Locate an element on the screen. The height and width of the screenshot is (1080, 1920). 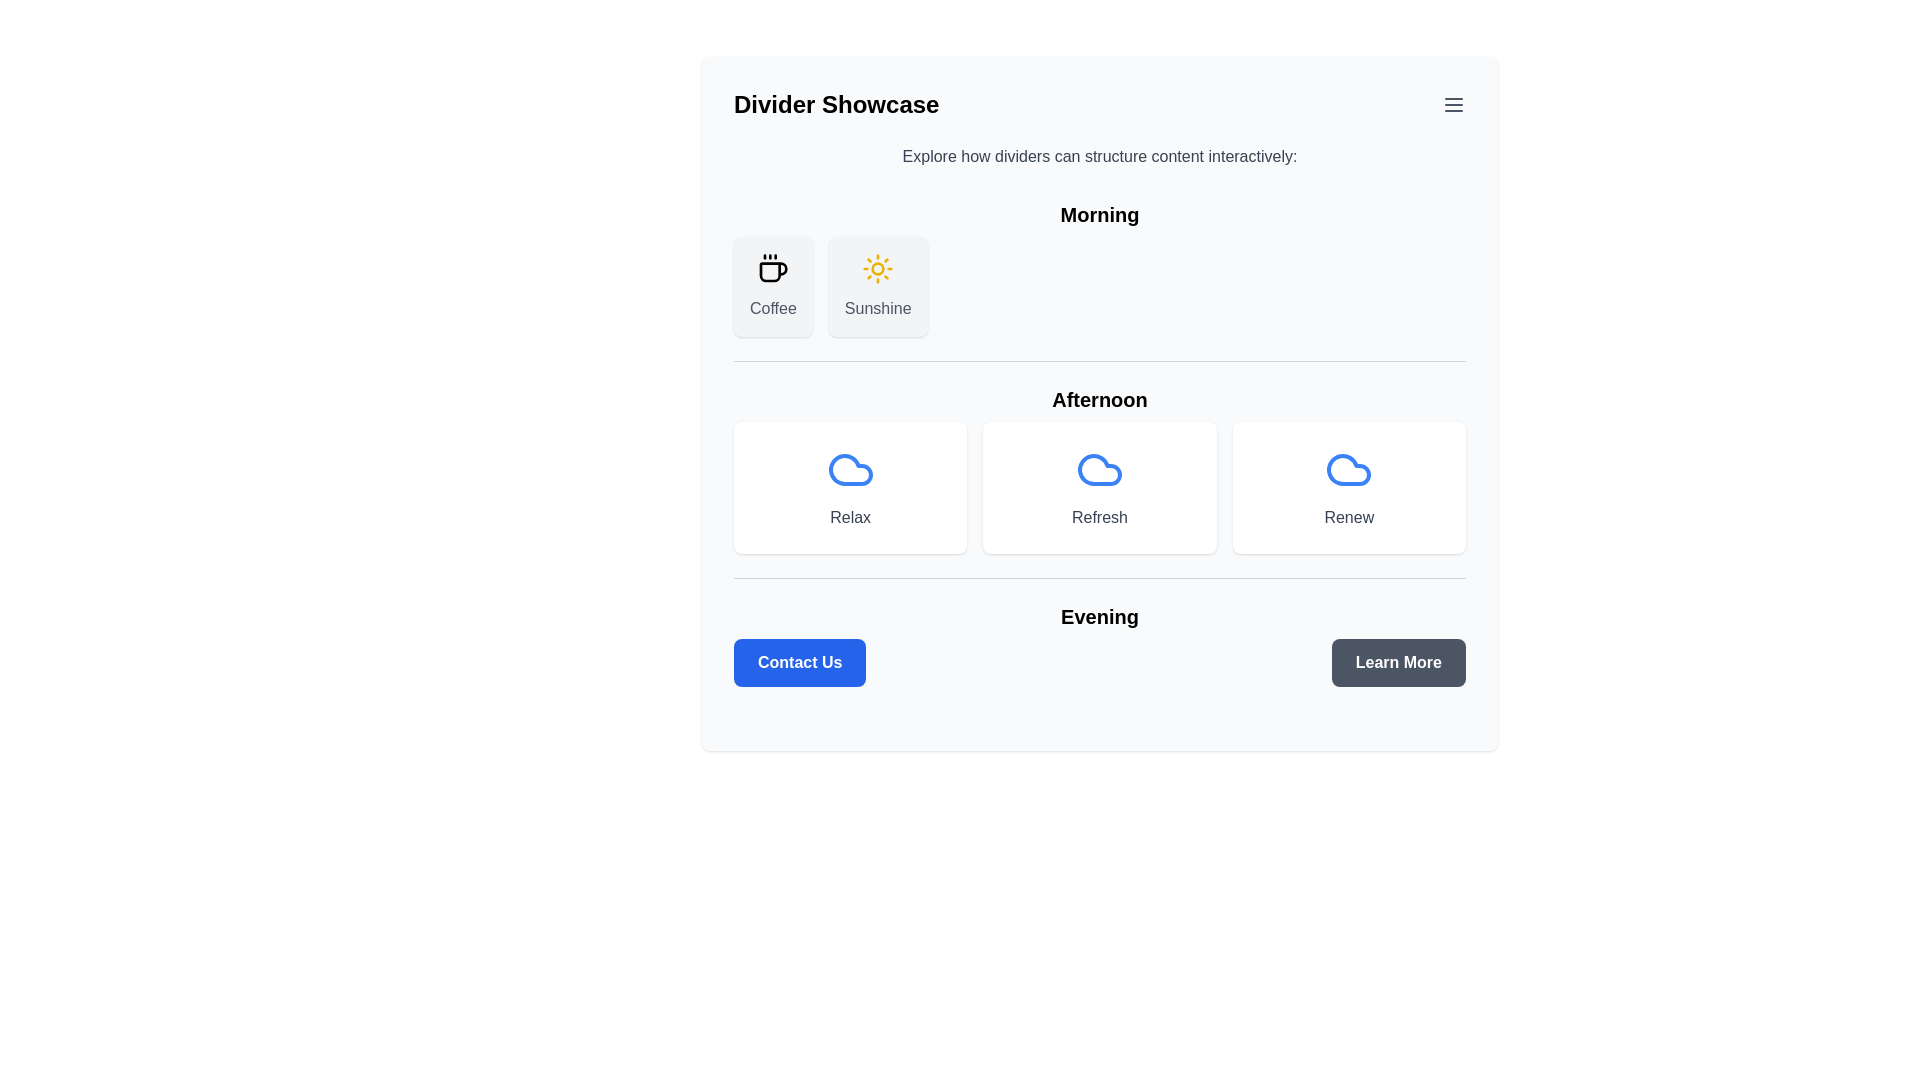
the cloud-shaped icon with a blue outline located in the 'Refresh' card of the 'Afternoon' section is located at coordinates (1098, 470).